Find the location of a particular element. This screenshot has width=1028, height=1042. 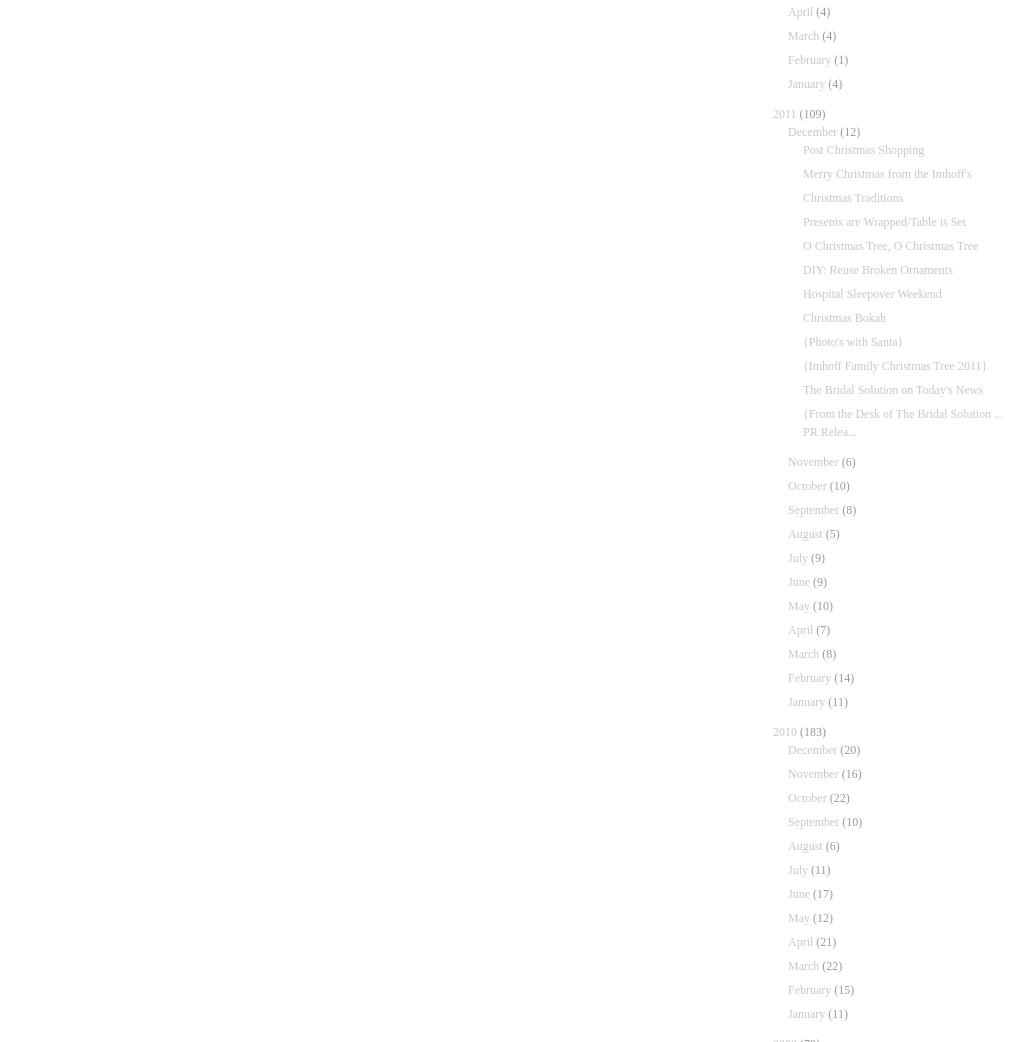

'Christmas Traditions' is located at coordinates (852, 196).